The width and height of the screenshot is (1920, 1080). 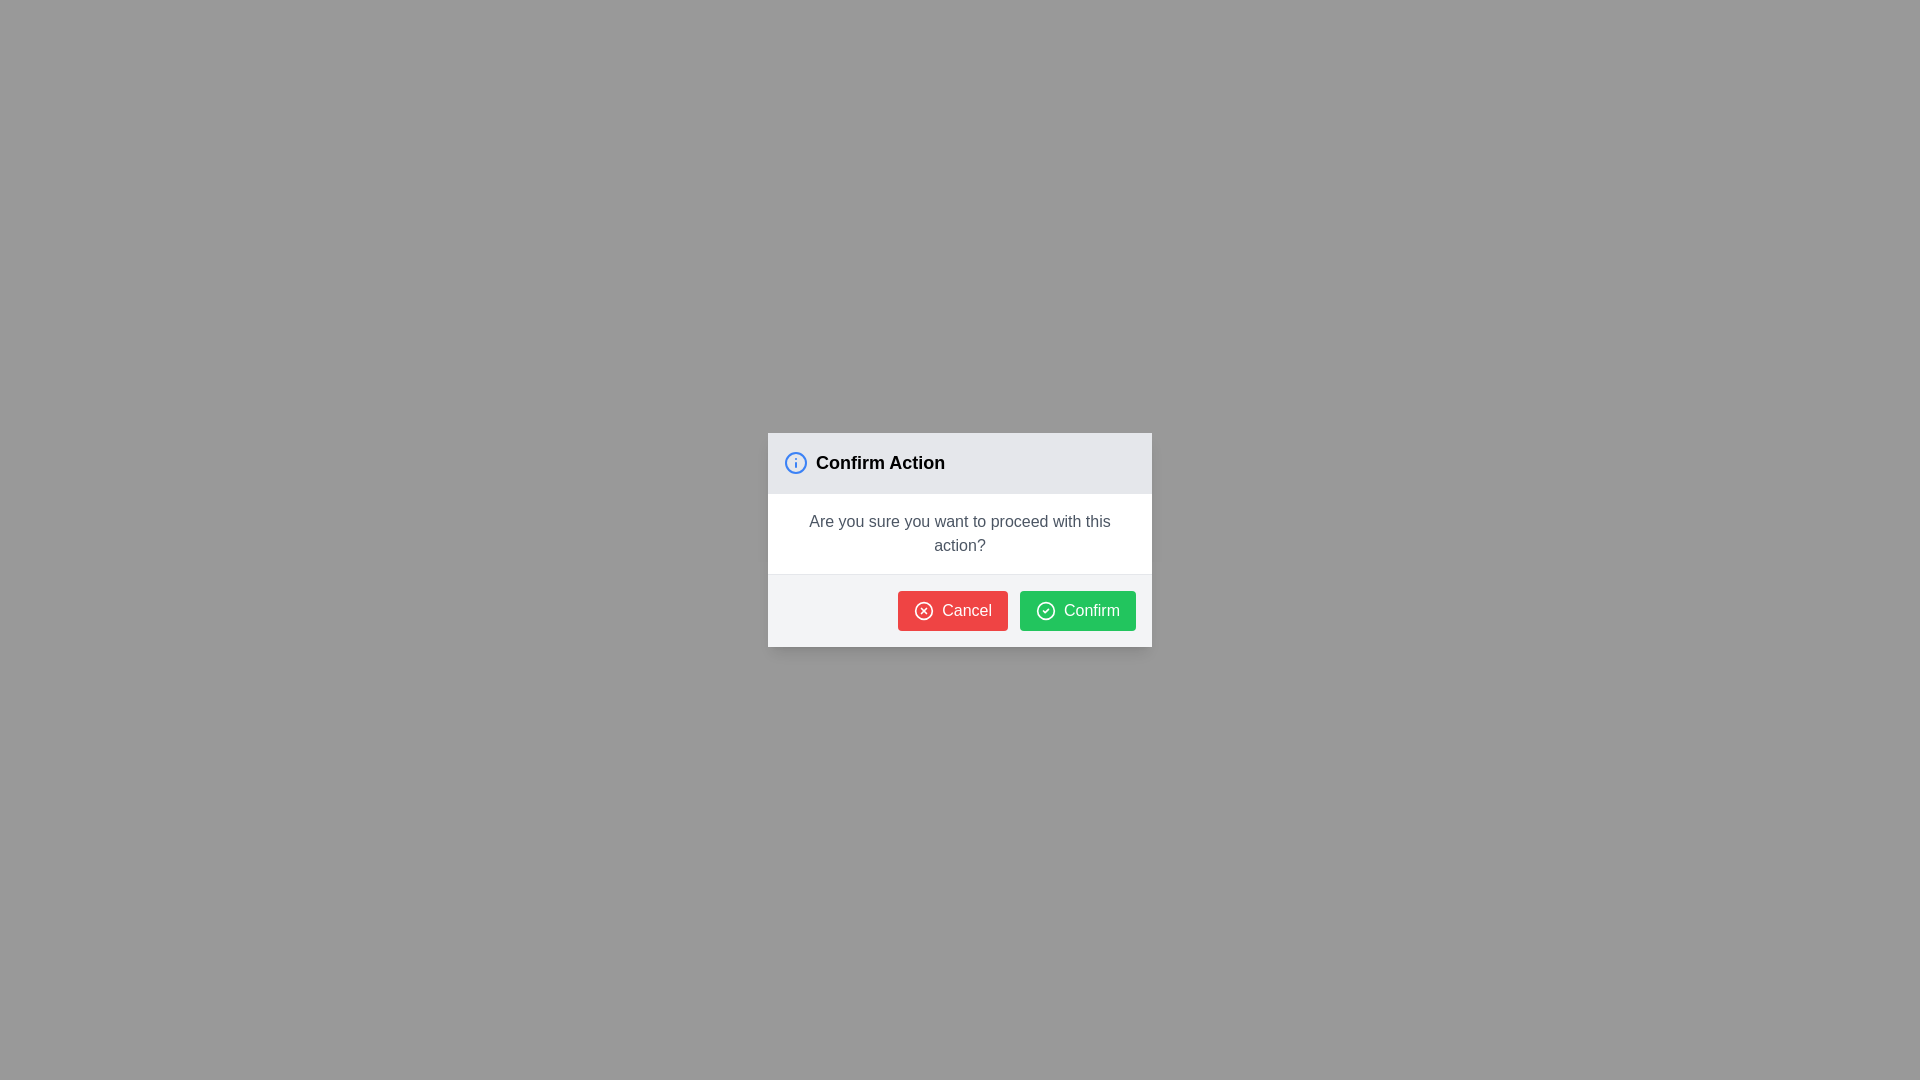 I want to click on the text label that reads 'Are you sure you want to proceed with this action?' in the confirmation dialog box, which is located below the title 'Confirm Action' and above the buttons 'Cancel' and 'Confirm', so click(x=960, y=532).